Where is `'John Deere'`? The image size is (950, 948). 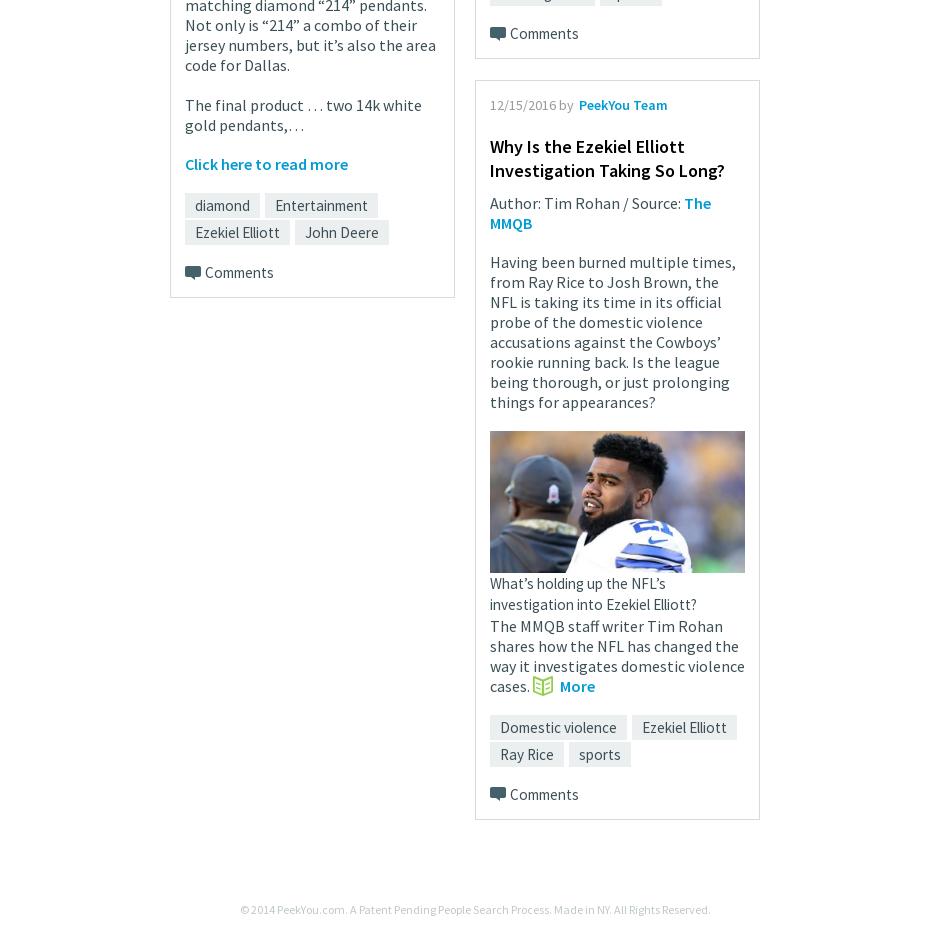
'John Deere' is located at coordinates (341, 231).